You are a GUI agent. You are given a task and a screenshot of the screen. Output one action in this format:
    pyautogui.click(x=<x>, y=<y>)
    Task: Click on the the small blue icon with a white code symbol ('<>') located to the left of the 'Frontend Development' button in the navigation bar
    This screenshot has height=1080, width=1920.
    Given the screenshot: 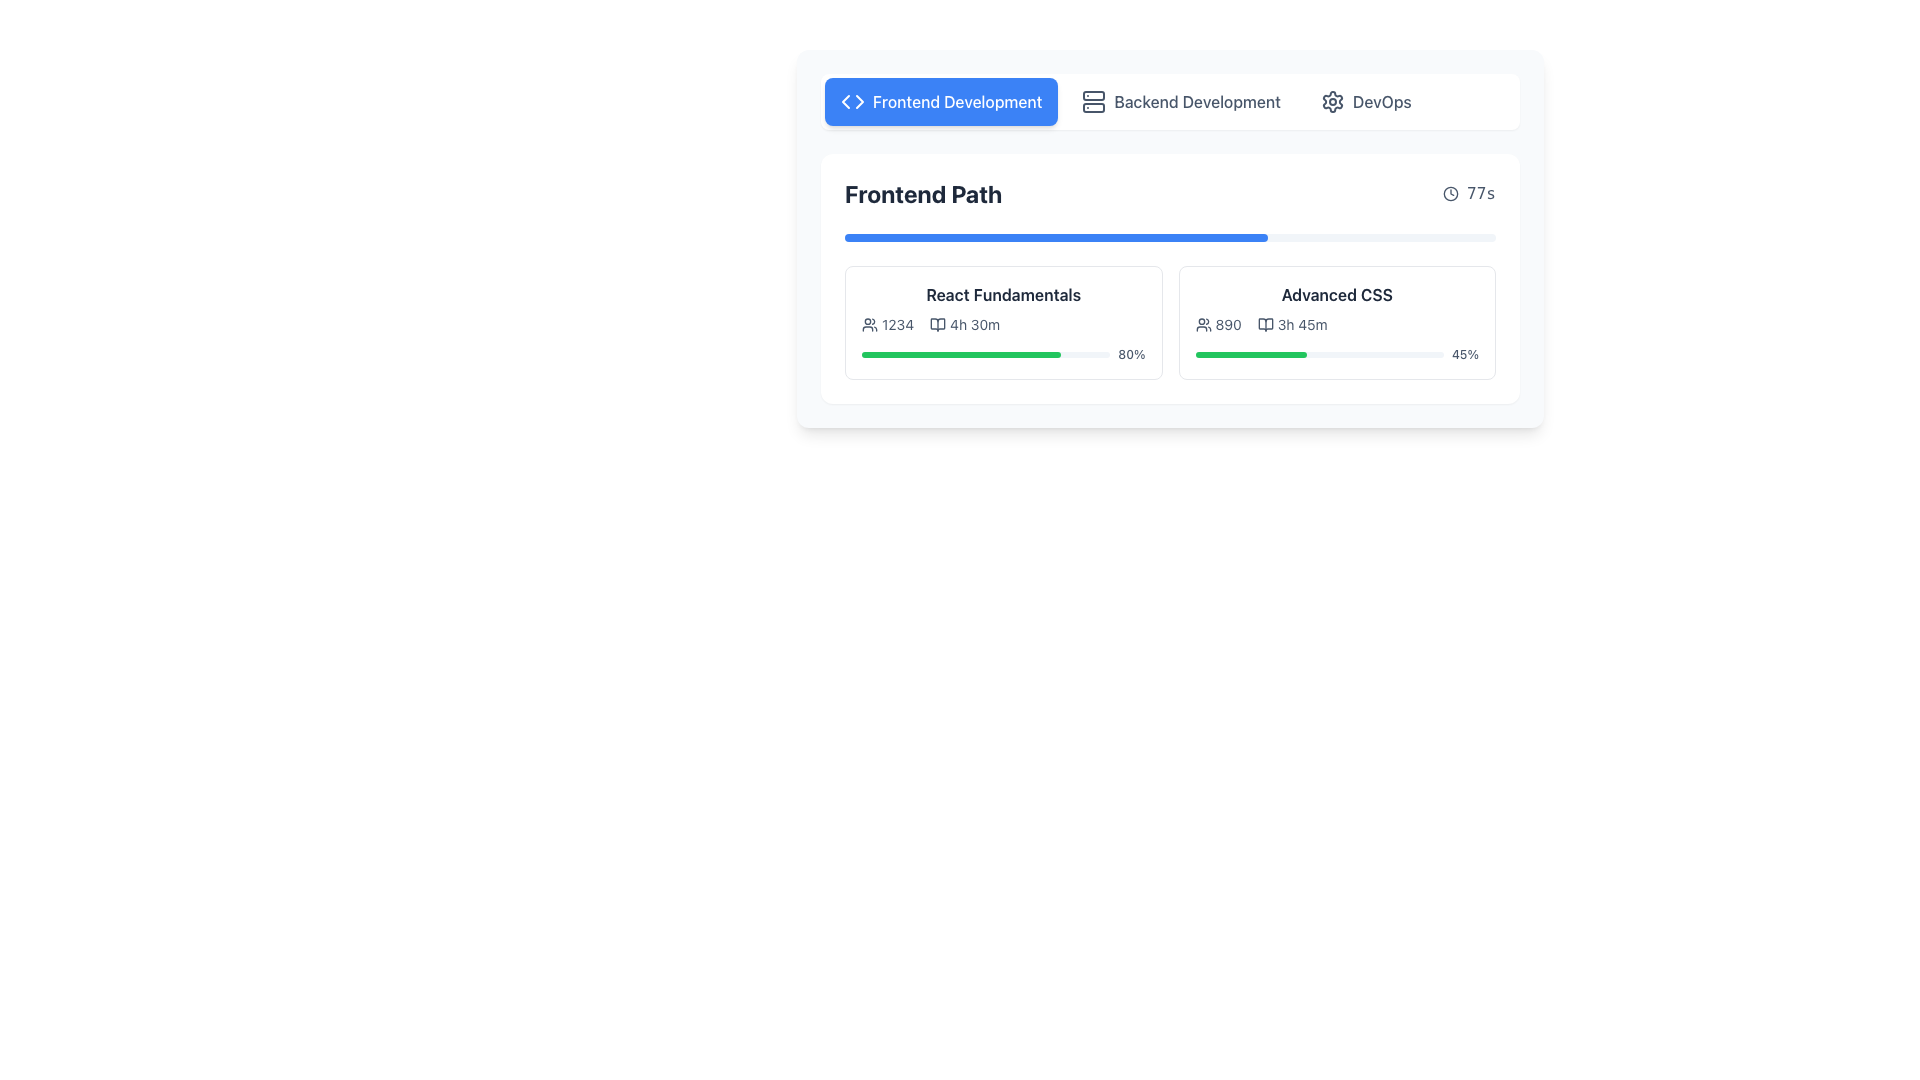 What is the action you would take?
    pyautogui.click(x=853, y=101)
    